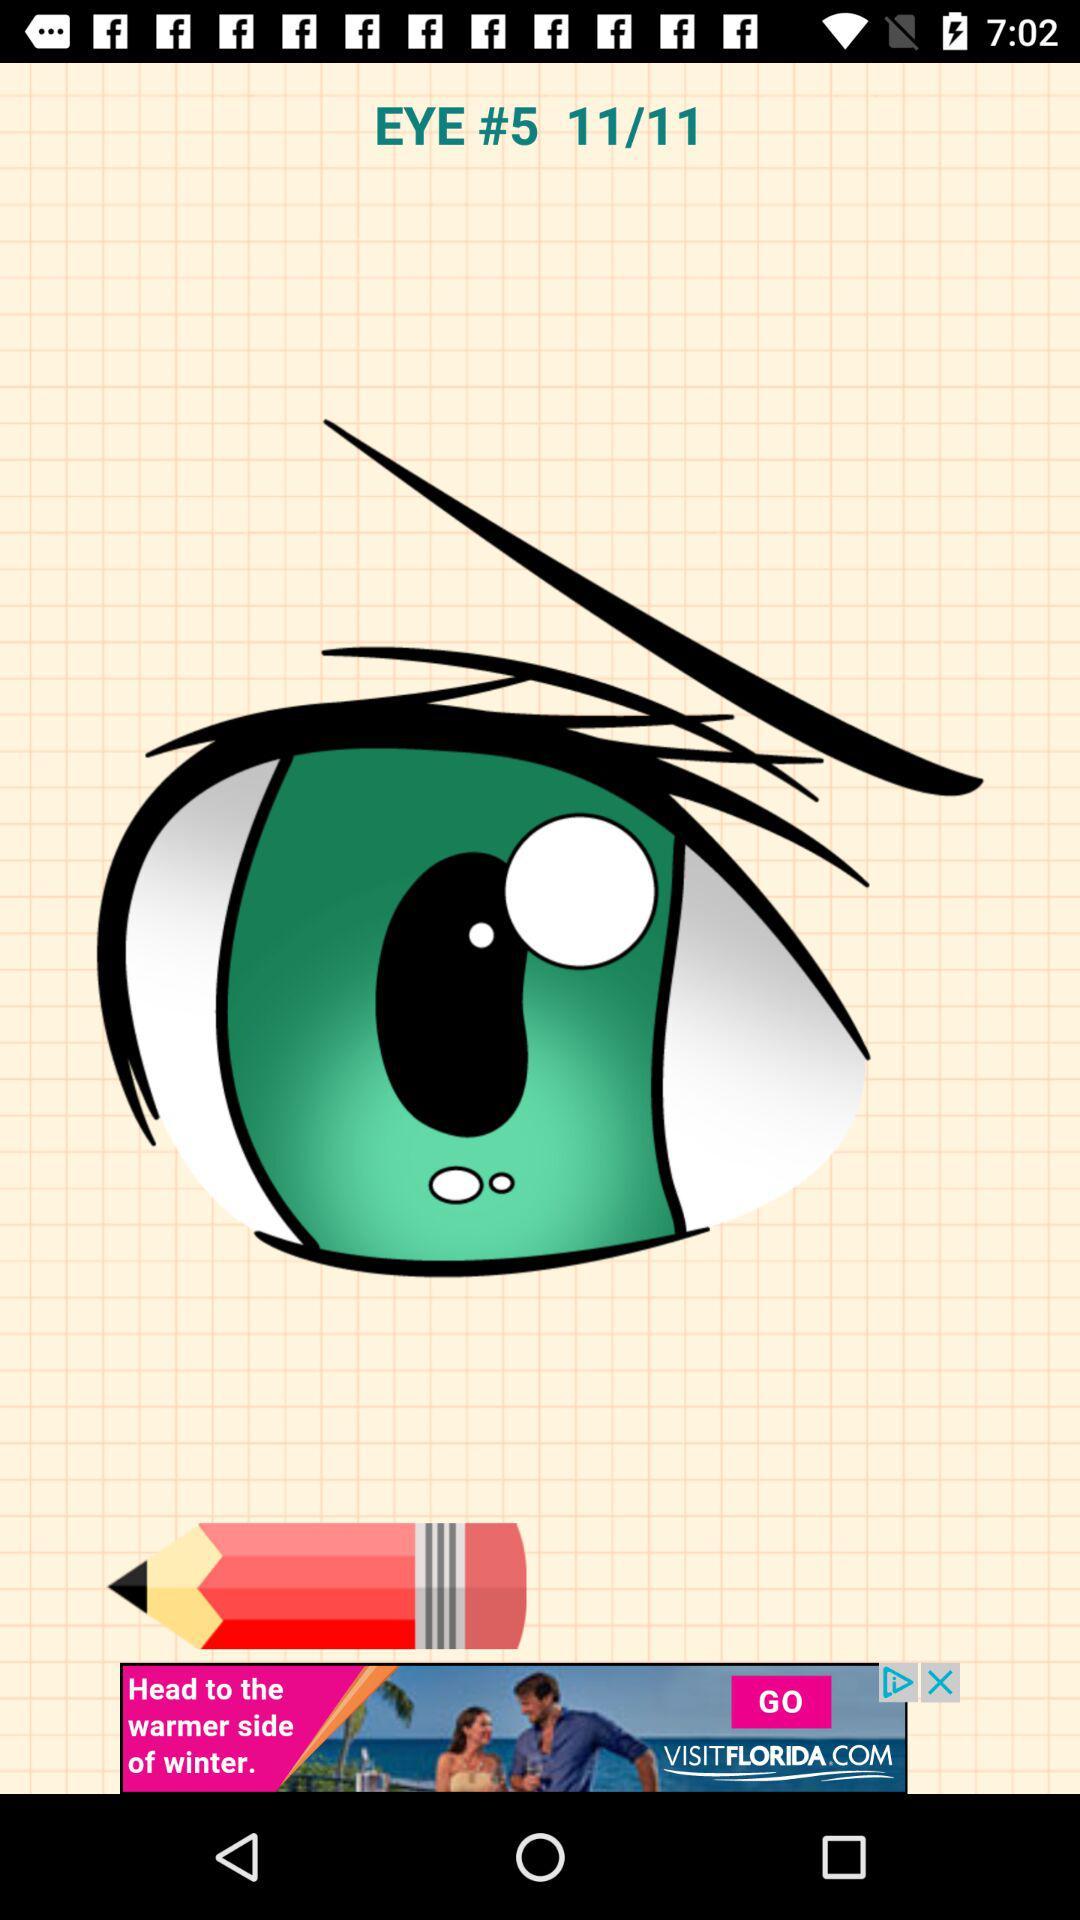  I want to click on click on the advertisement, so click(540, 1727).